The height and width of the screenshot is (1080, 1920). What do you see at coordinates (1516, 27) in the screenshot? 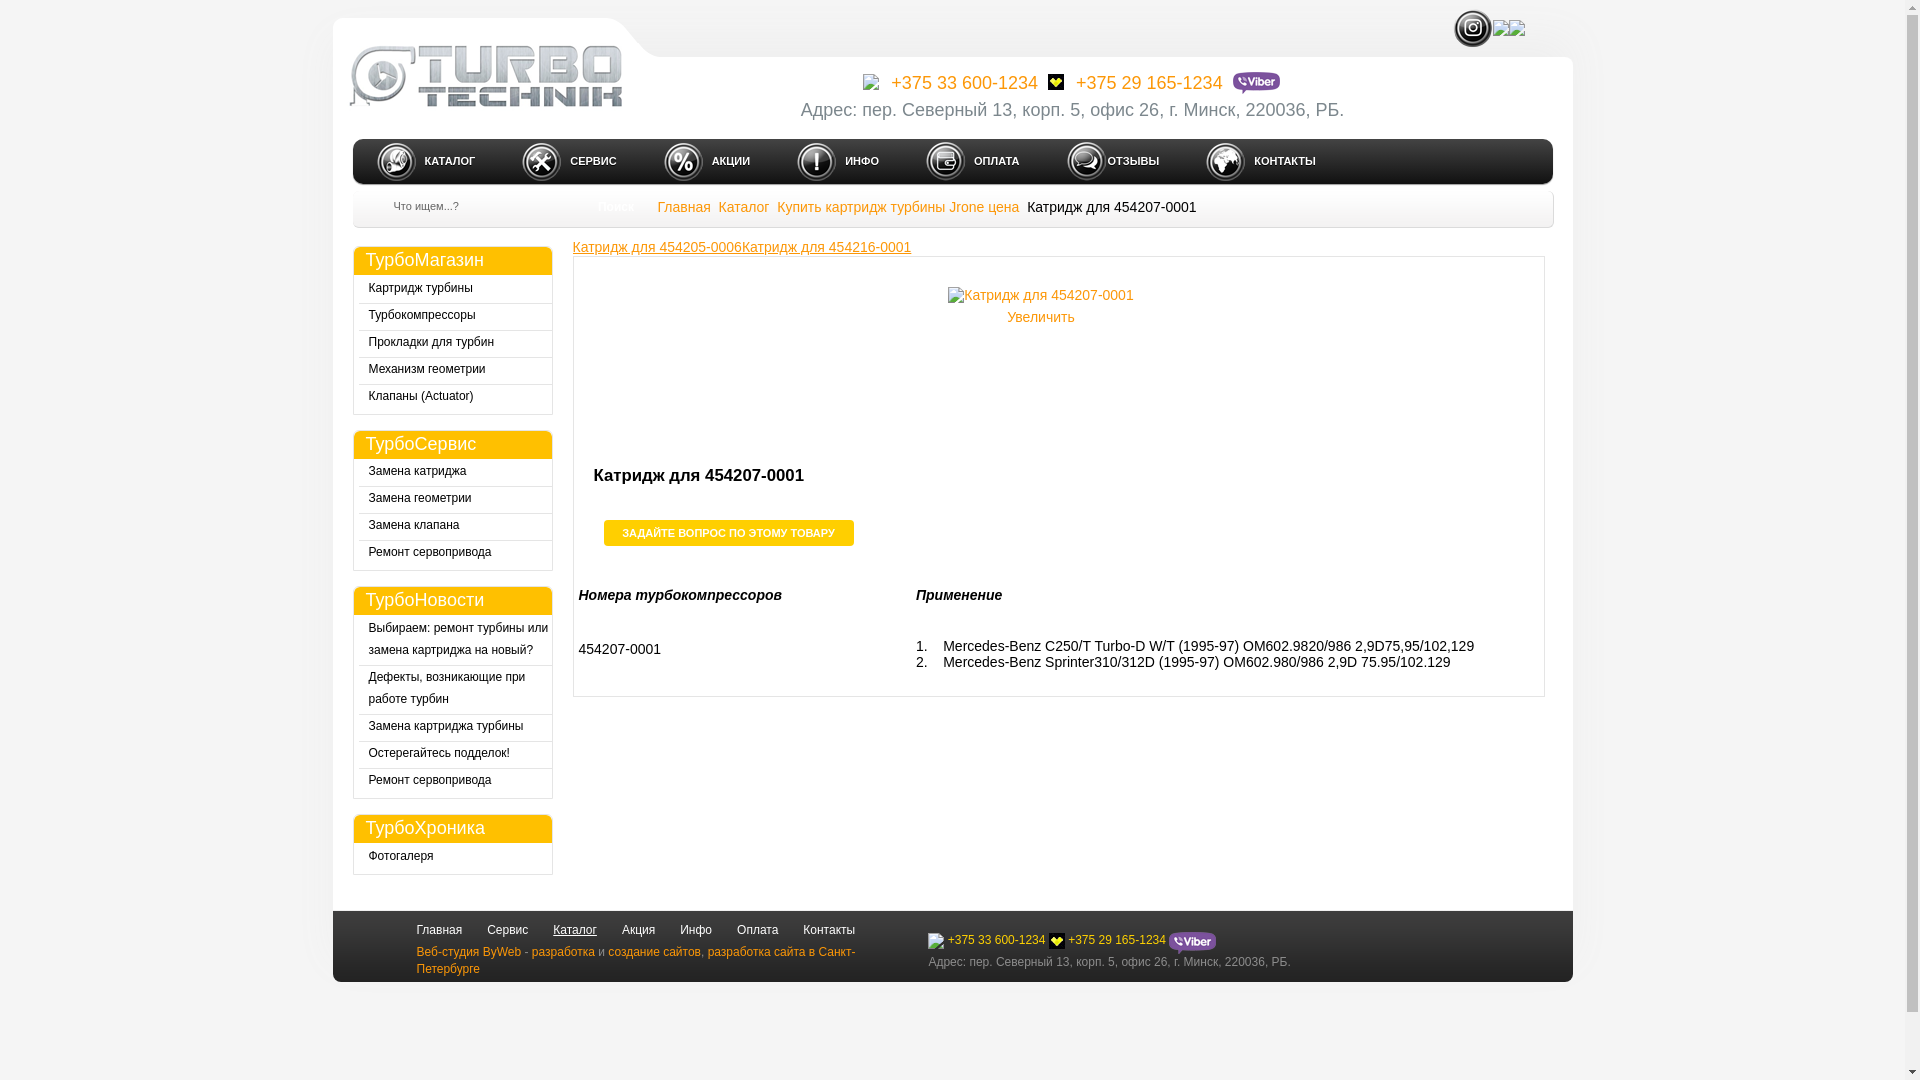
I see `'E-mail'` at bounding box center [1516, 27].